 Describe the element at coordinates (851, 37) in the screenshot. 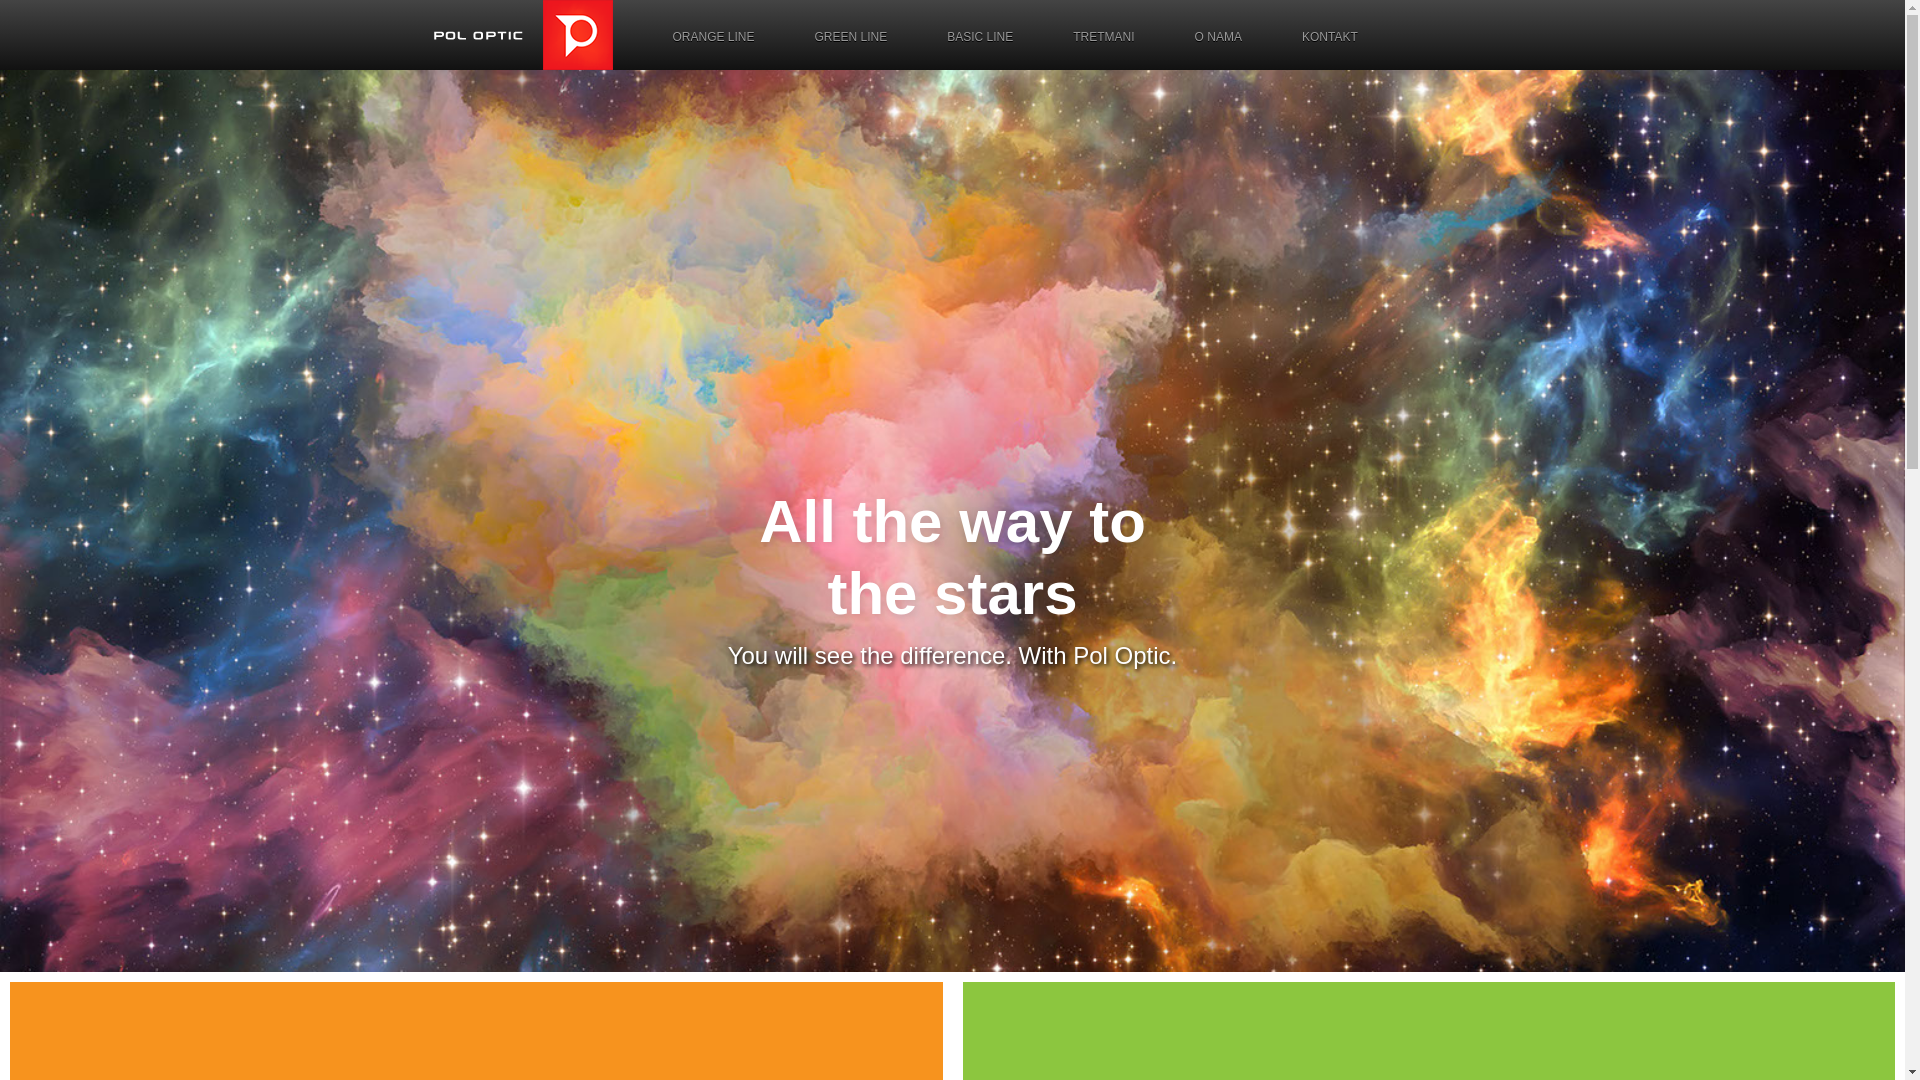

I see `'GREEN LINE'` at that location.